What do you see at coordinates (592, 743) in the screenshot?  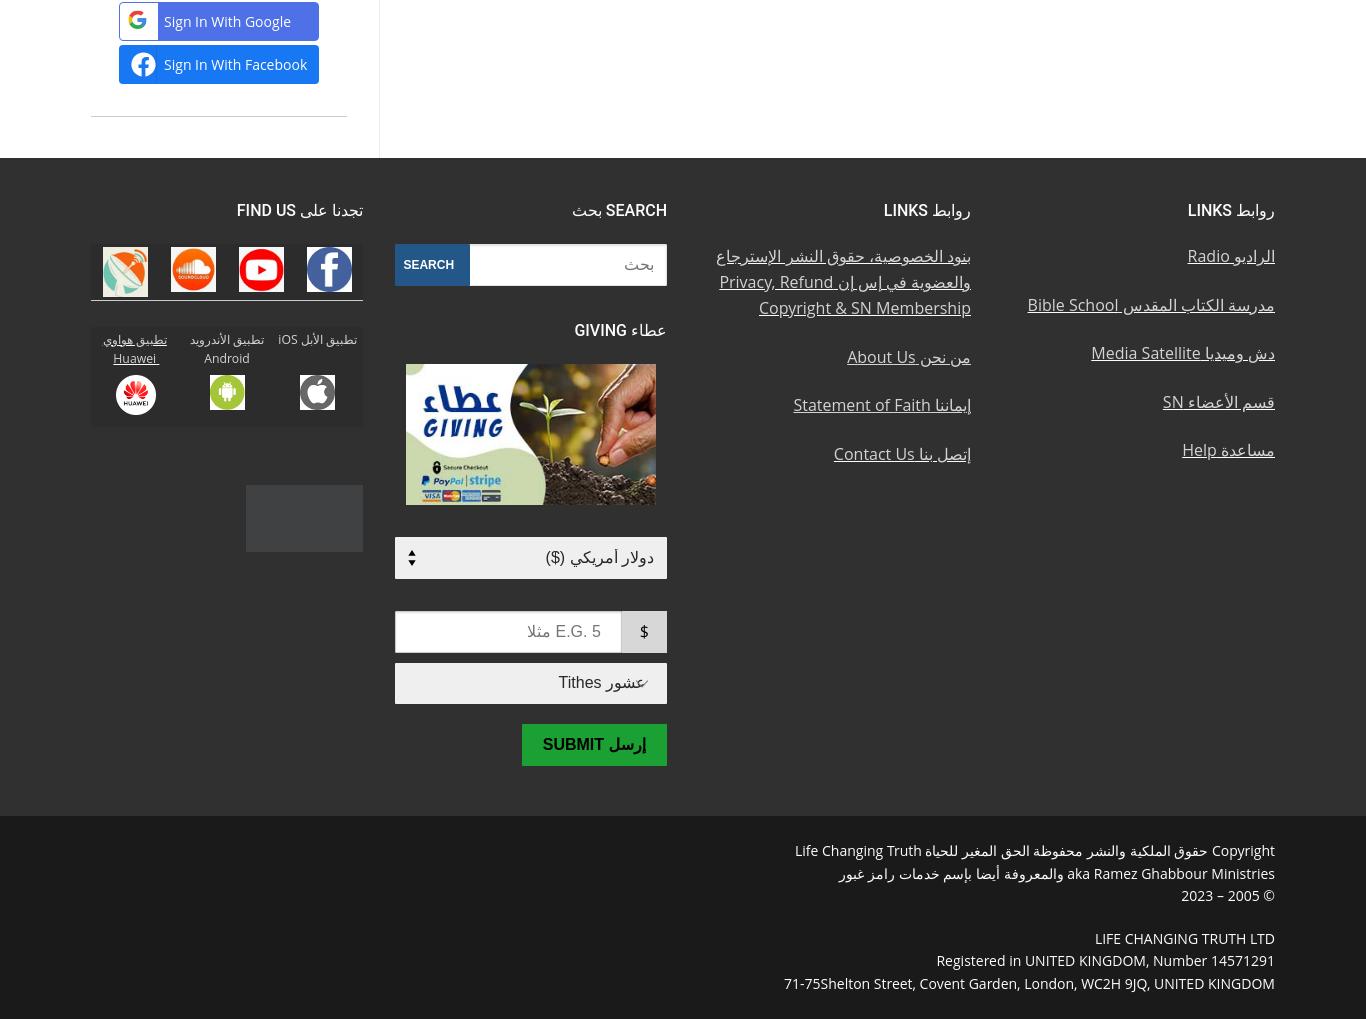 I see `'إرسل Submit'` at bounding box center [592, 743].